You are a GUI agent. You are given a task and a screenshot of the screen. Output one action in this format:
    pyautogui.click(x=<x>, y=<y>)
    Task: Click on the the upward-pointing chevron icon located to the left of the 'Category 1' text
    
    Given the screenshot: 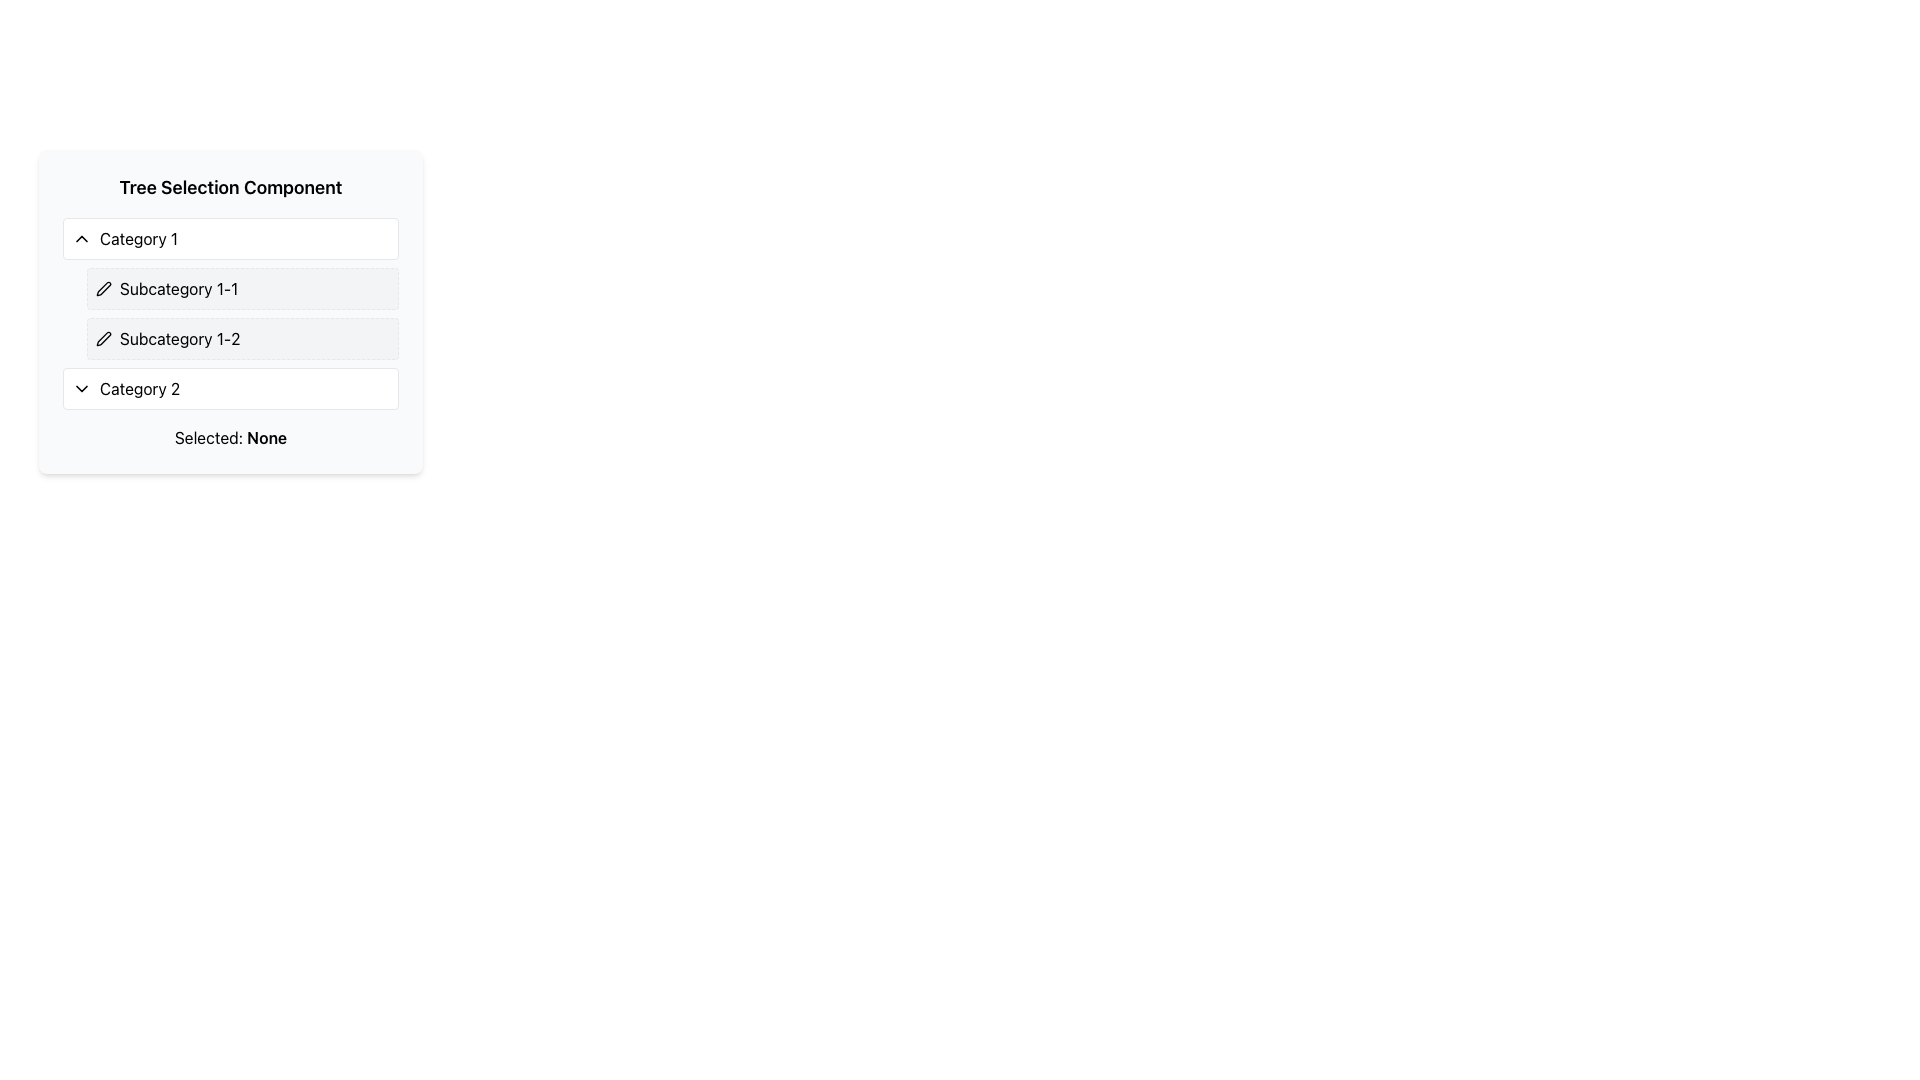 What is the action you would take?
    pyautogui.click(x=80, y=238)
    